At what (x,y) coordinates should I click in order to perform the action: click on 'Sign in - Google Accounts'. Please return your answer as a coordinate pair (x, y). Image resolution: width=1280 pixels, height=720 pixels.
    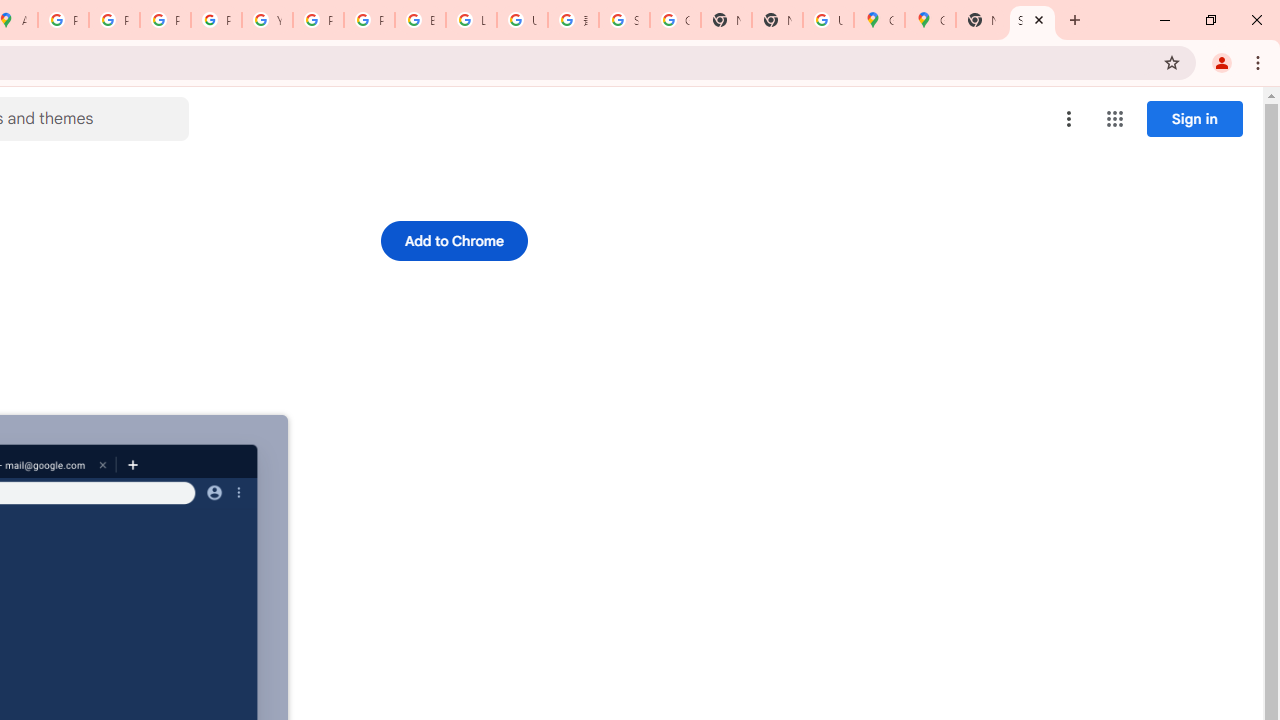
    Looking at the image, I should click on (623, 20).